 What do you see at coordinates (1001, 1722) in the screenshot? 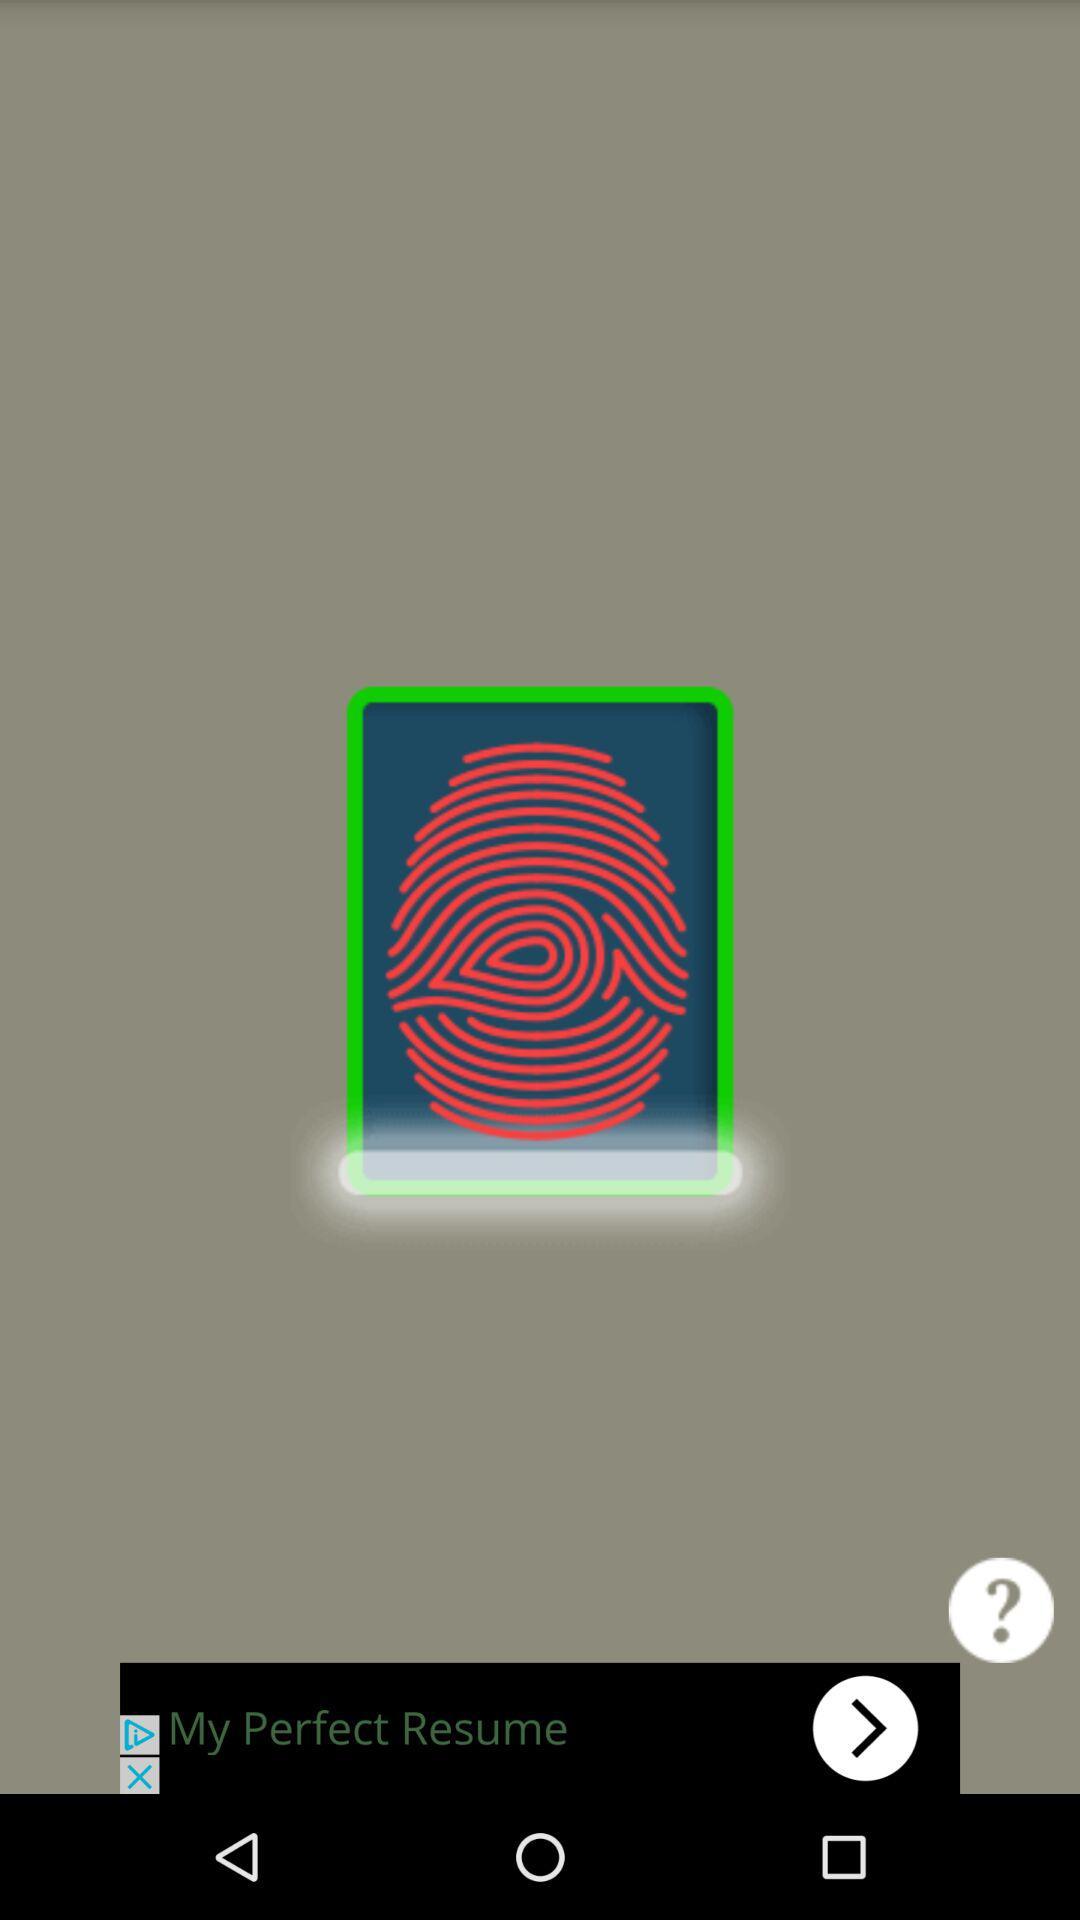
I see `the help icon` at bounding box center [1001, 1722].